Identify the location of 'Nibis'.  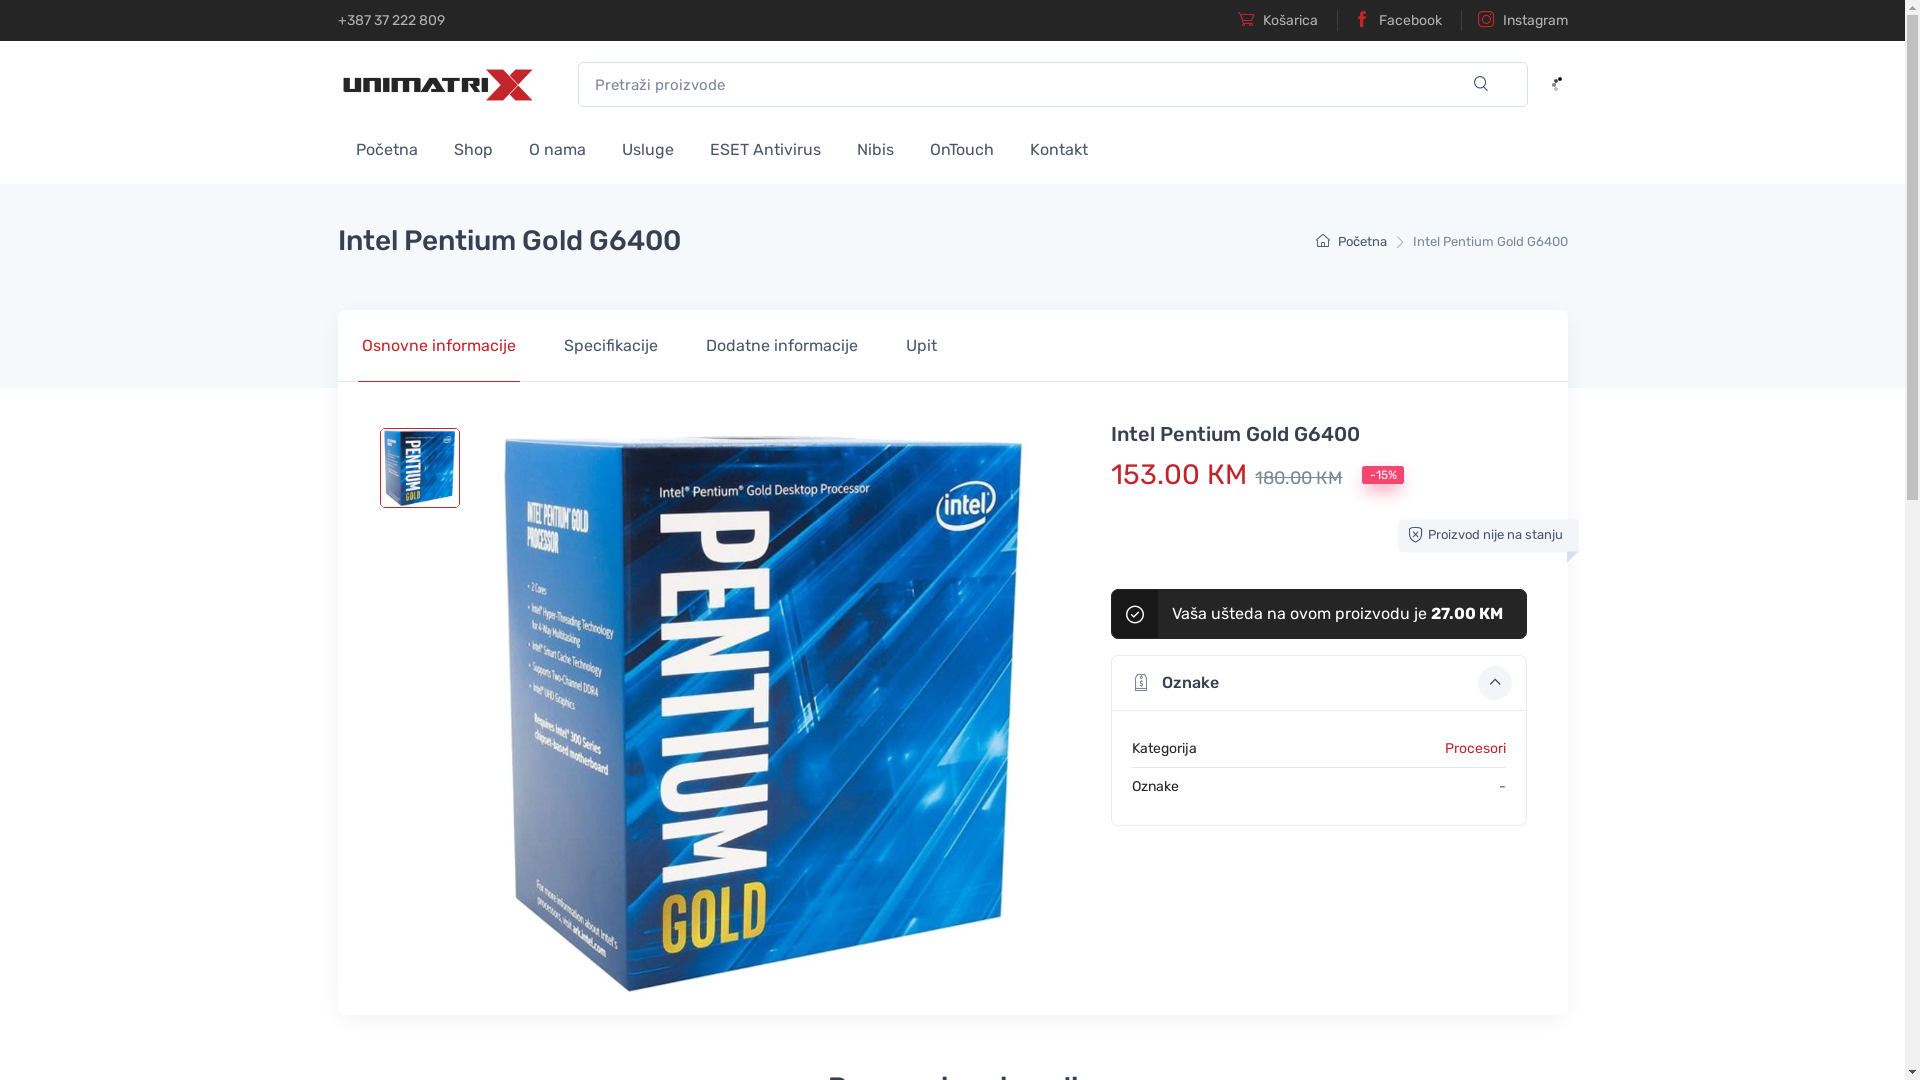
(874, 146).